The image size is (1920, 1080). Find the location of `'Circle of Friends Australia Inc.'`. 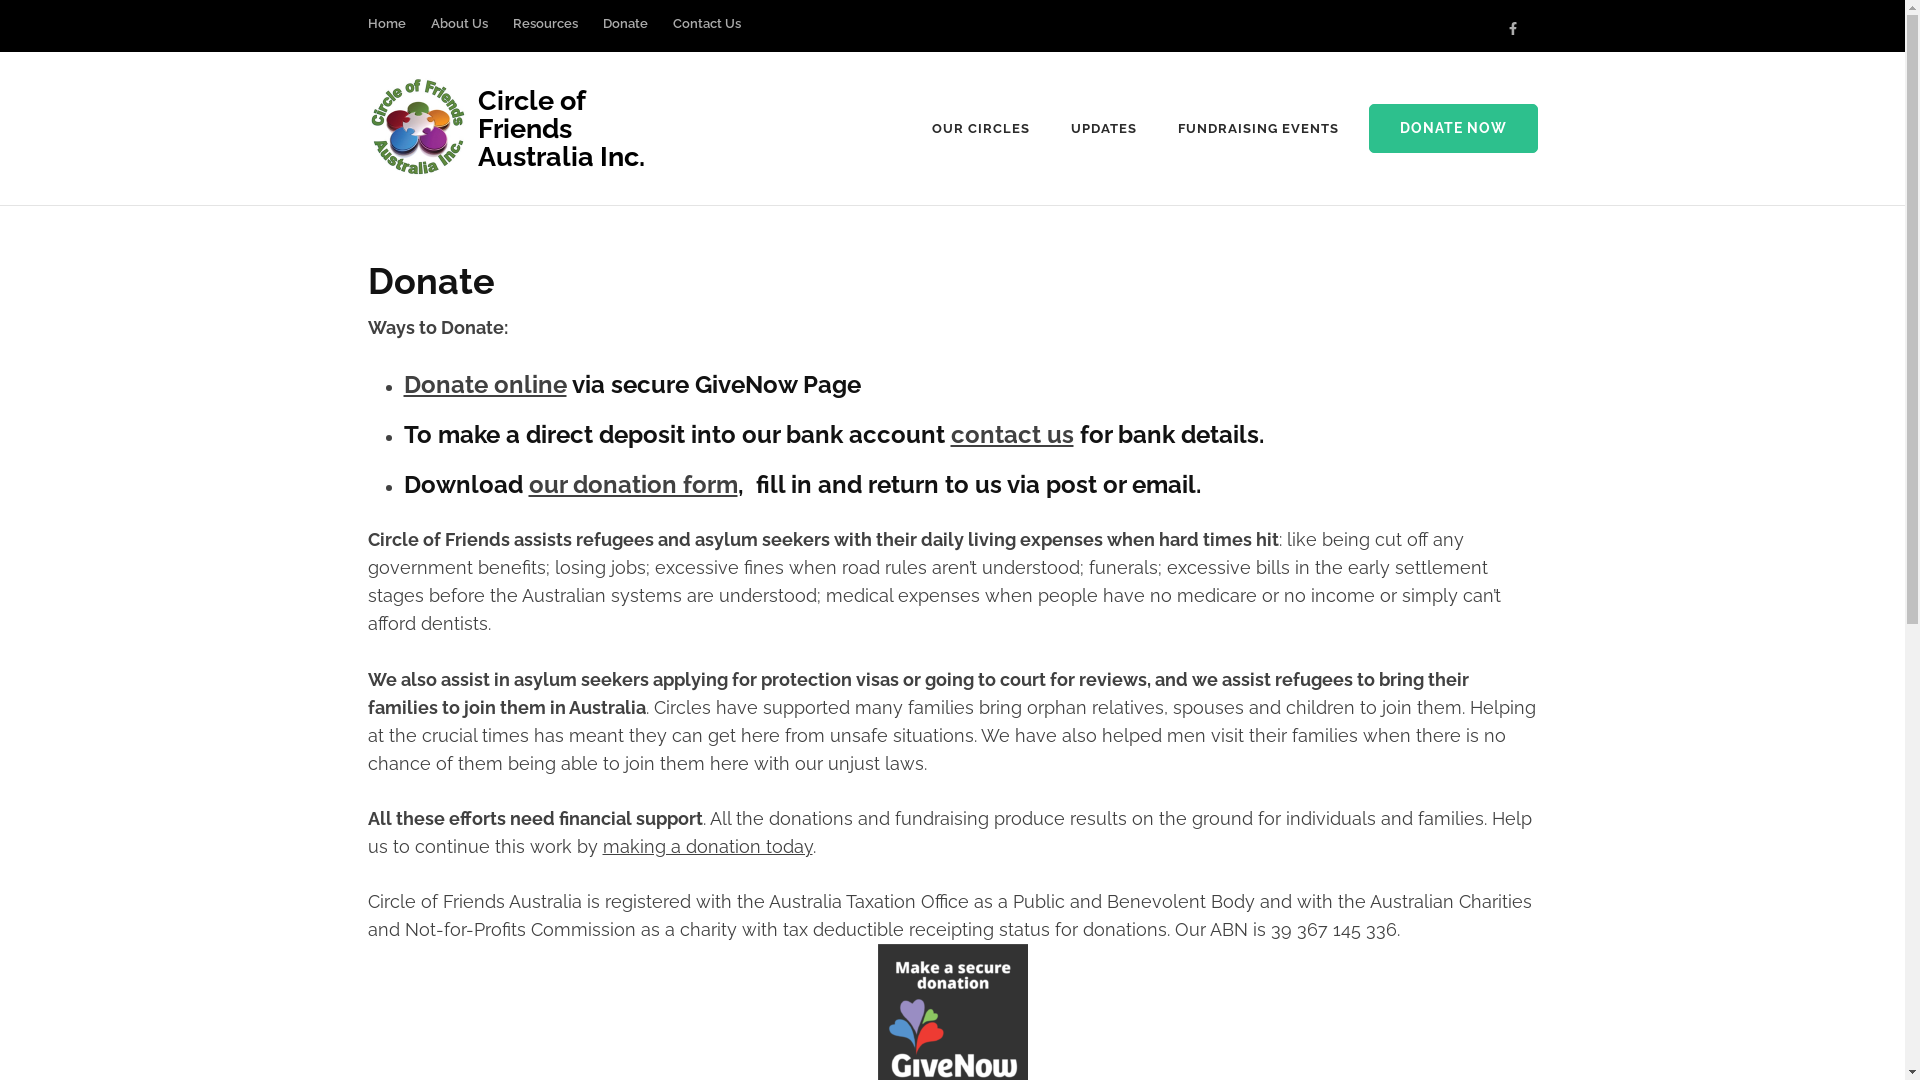

'Circle of Friends Australia Inc.' is located at coordinates (477, 128).